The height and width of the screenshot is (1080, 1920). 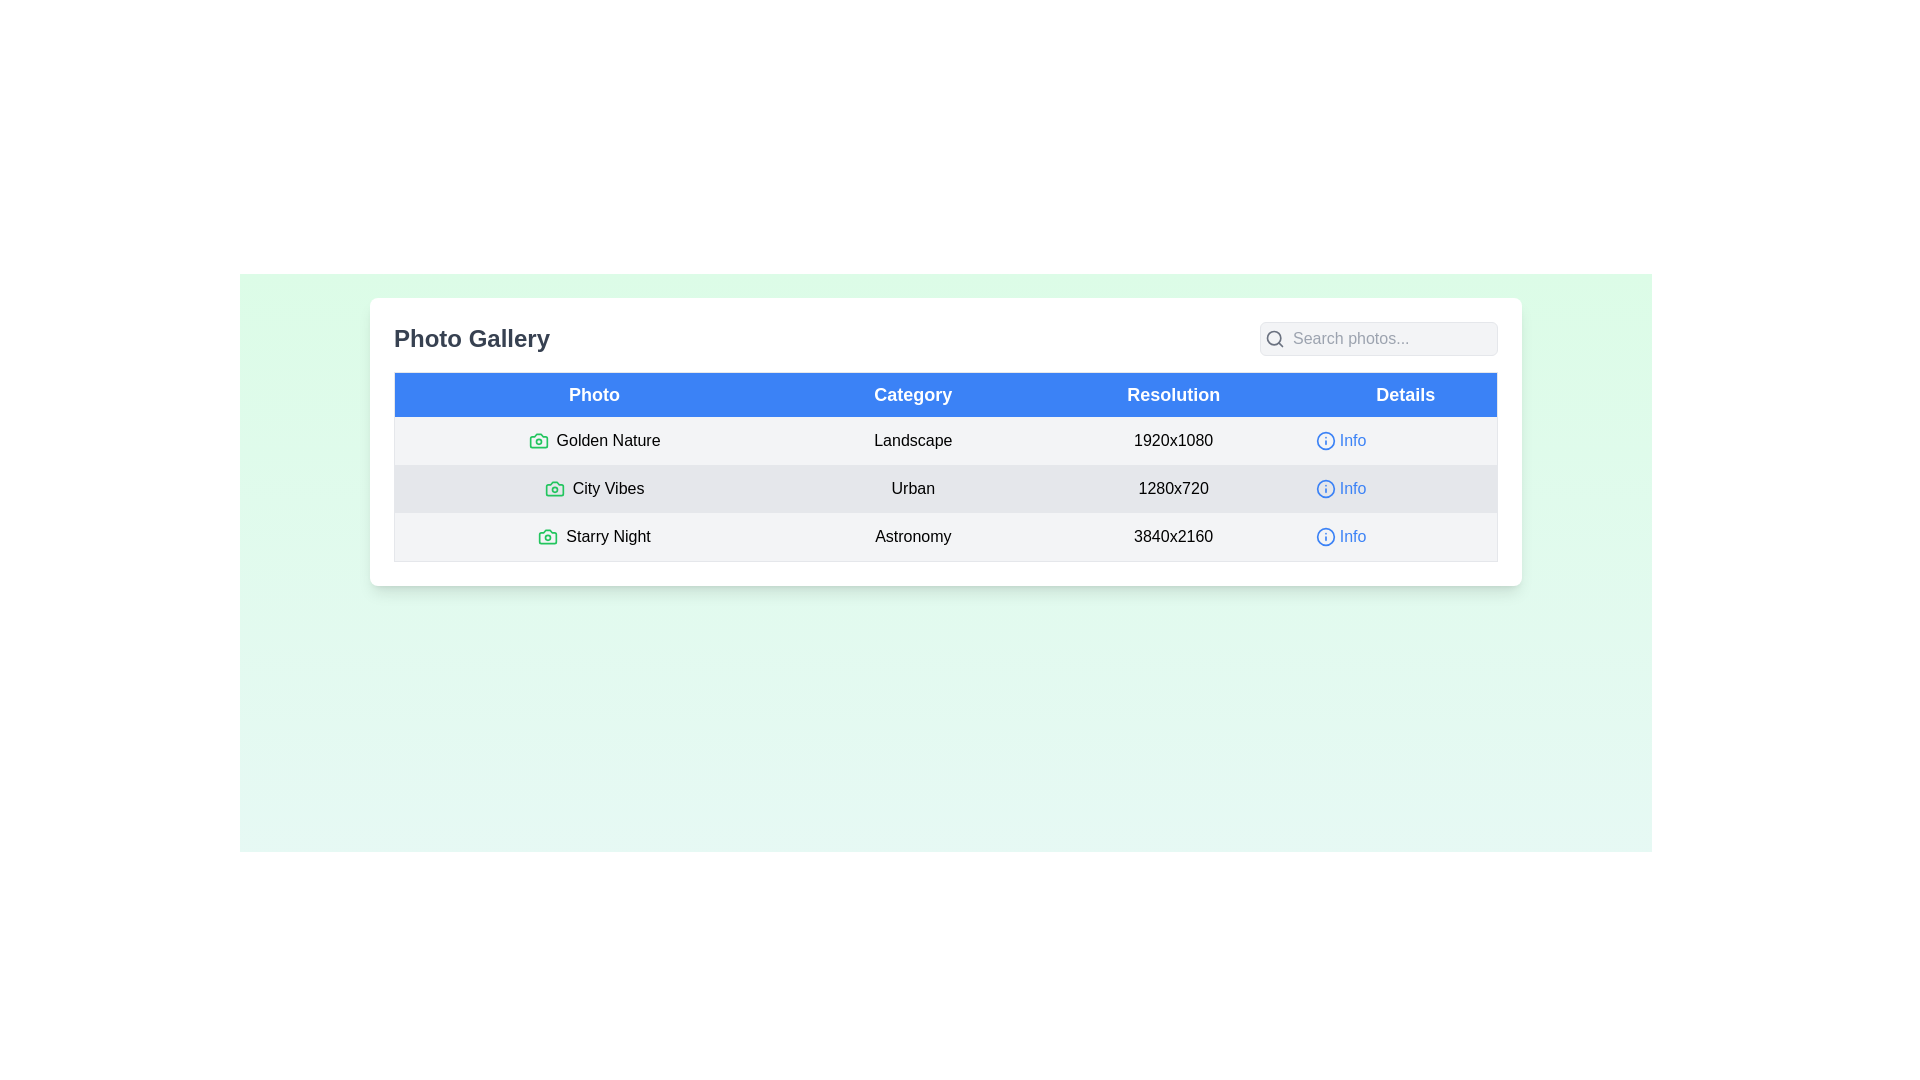 I want to click on the resolution text label displaying information for the 'City Vibes' photo in the 'Photo Gallery' table, located in the second row of the 'Resolution' column, so click(x=1173, y=489).